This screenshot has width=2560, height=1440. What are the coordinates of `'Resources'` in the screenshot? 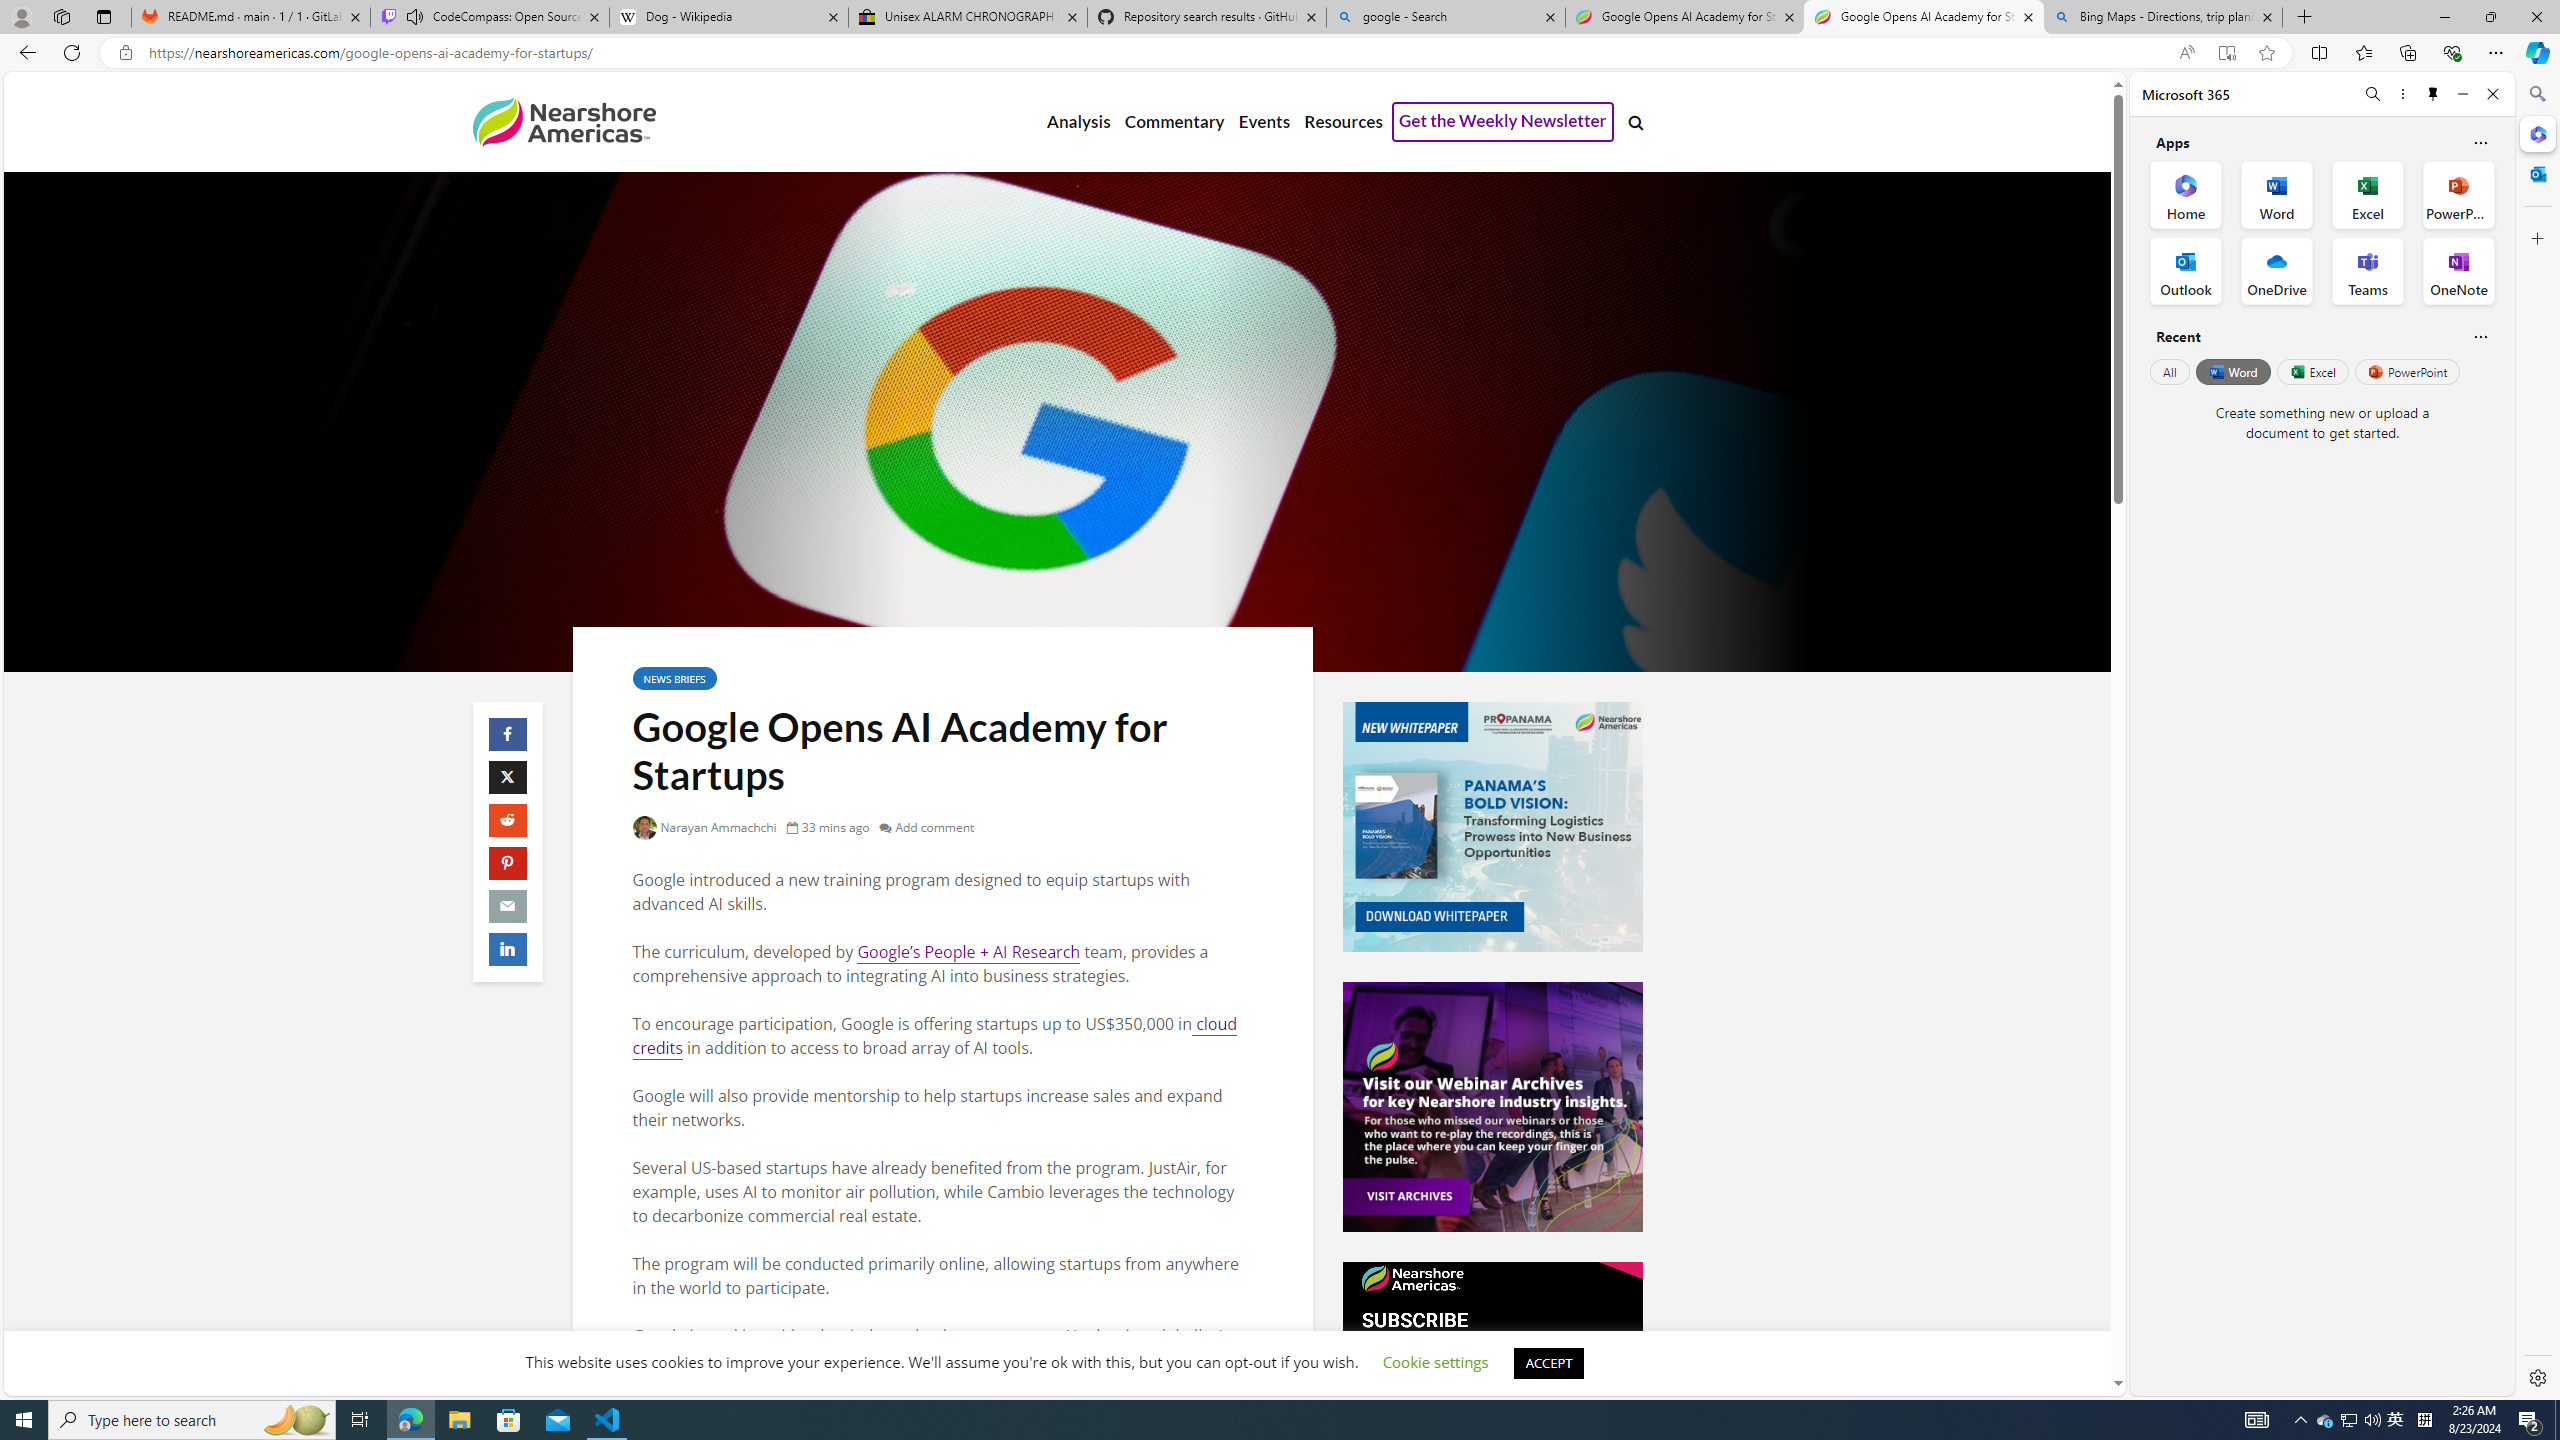 It's located at (1341, 122).